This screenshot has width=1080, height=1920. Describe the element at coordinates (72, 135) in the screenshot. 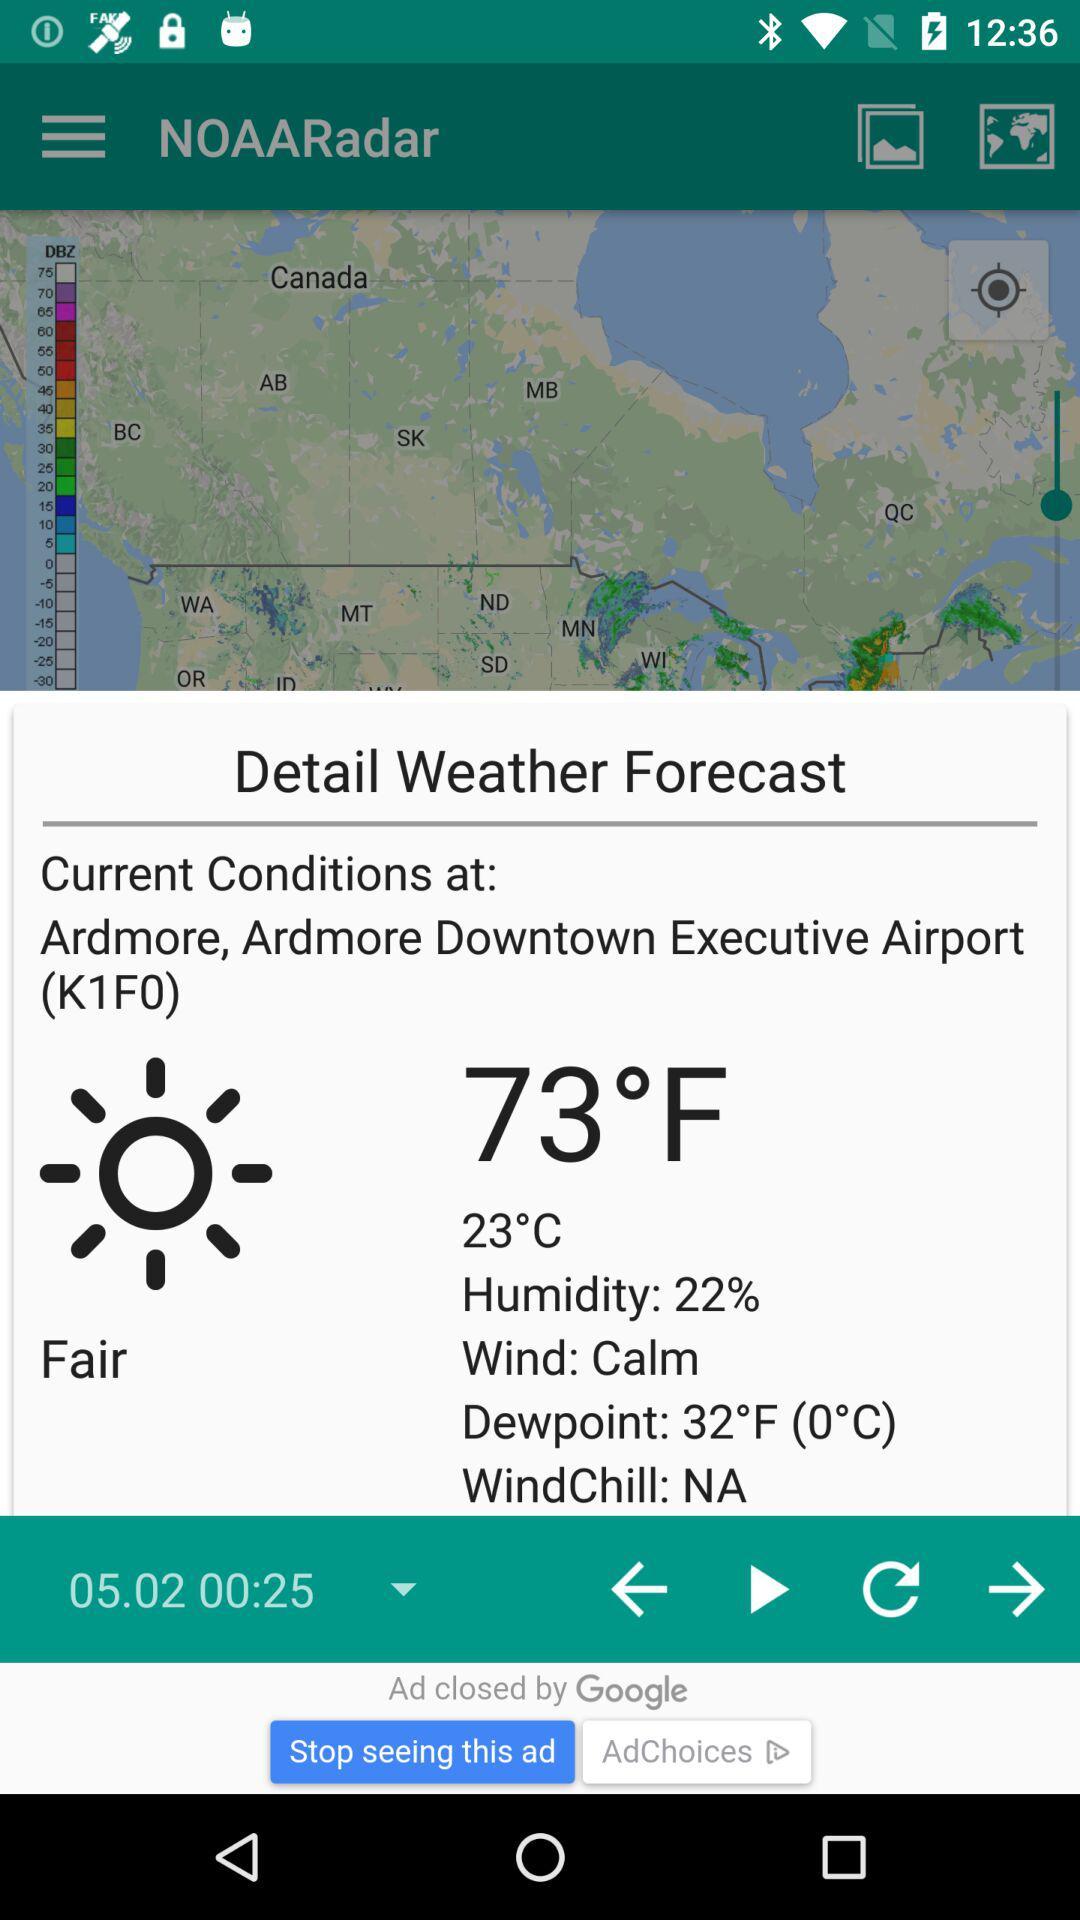

I see `go back` at that location.